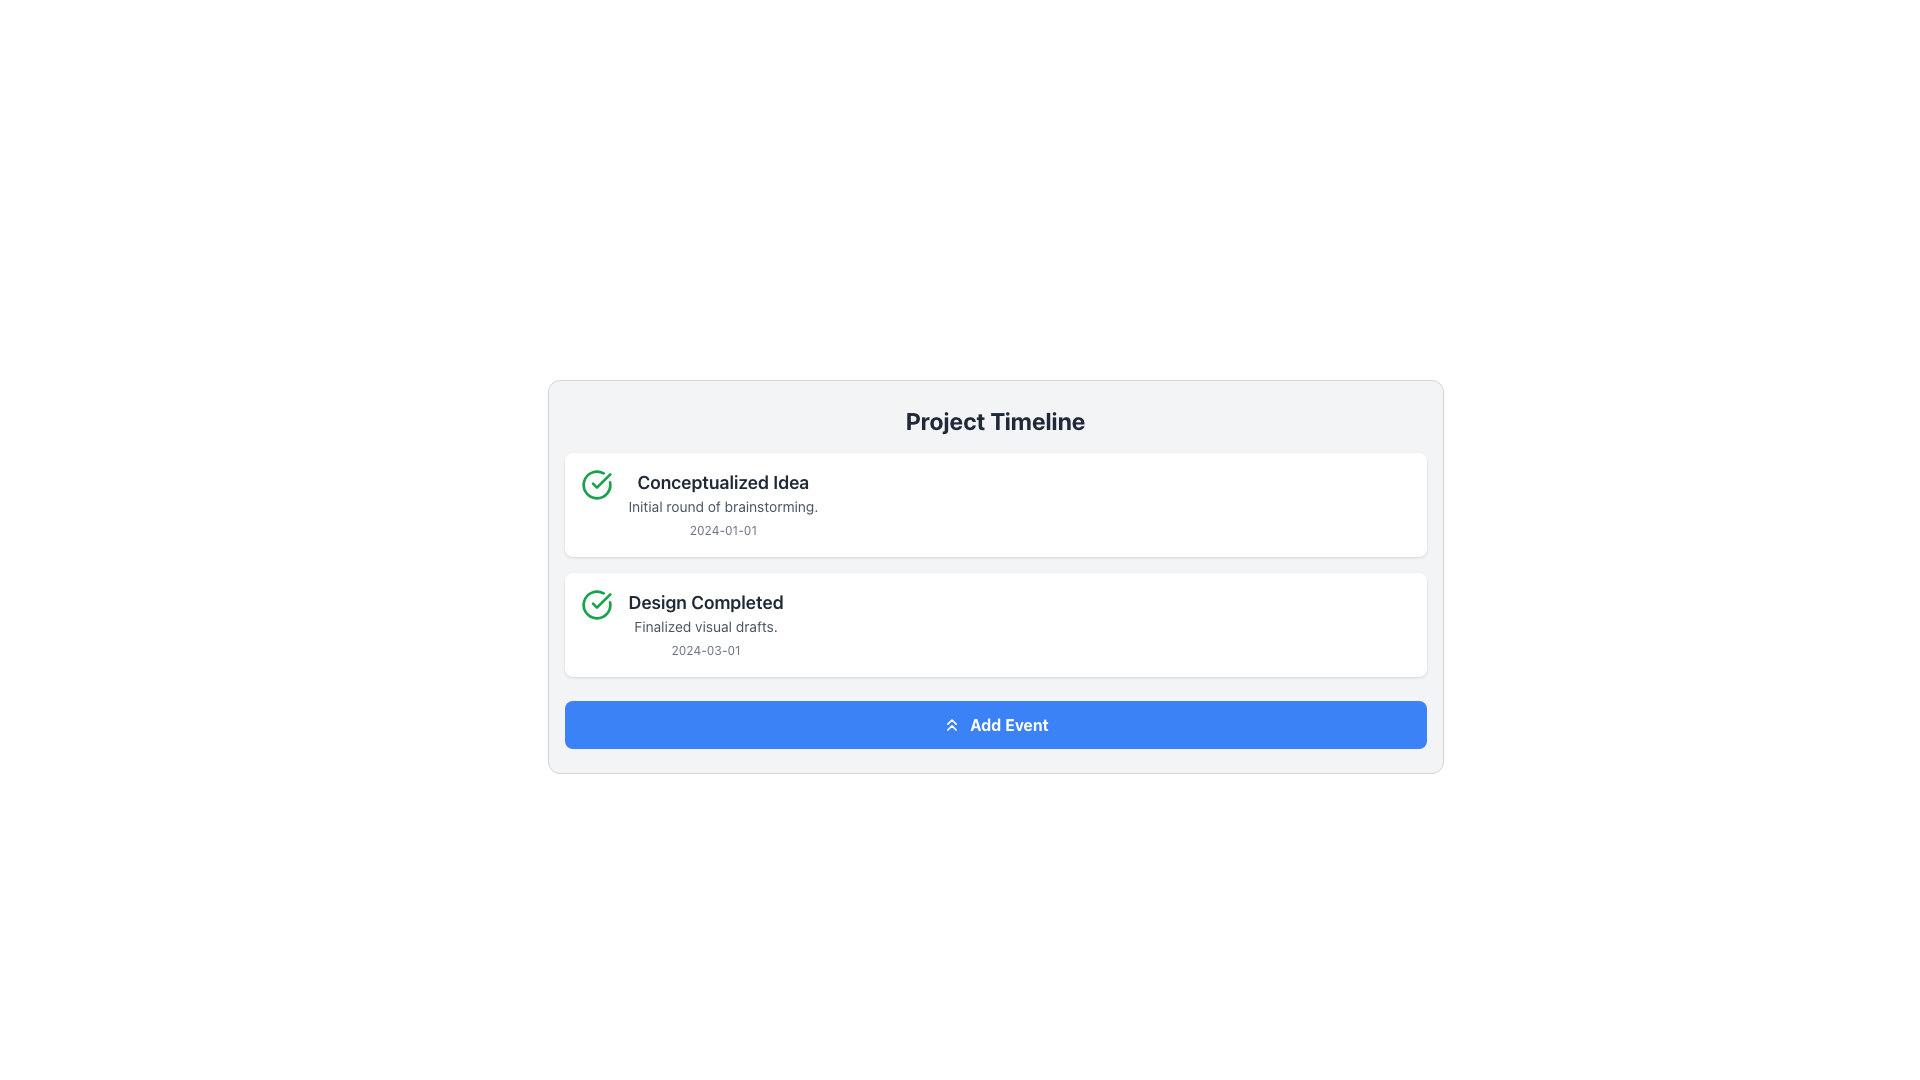 Image resolution: width=1920 pixels, height=1080 pixels. What do you see at coordinates (722, 529) in the screenshot?
I see `the text label displaying the date '2024-01-01', which is styled in light gray and positioned below the title 'Conceptualized Idea' in the project timeline entry` at bounding box center [722, 529].